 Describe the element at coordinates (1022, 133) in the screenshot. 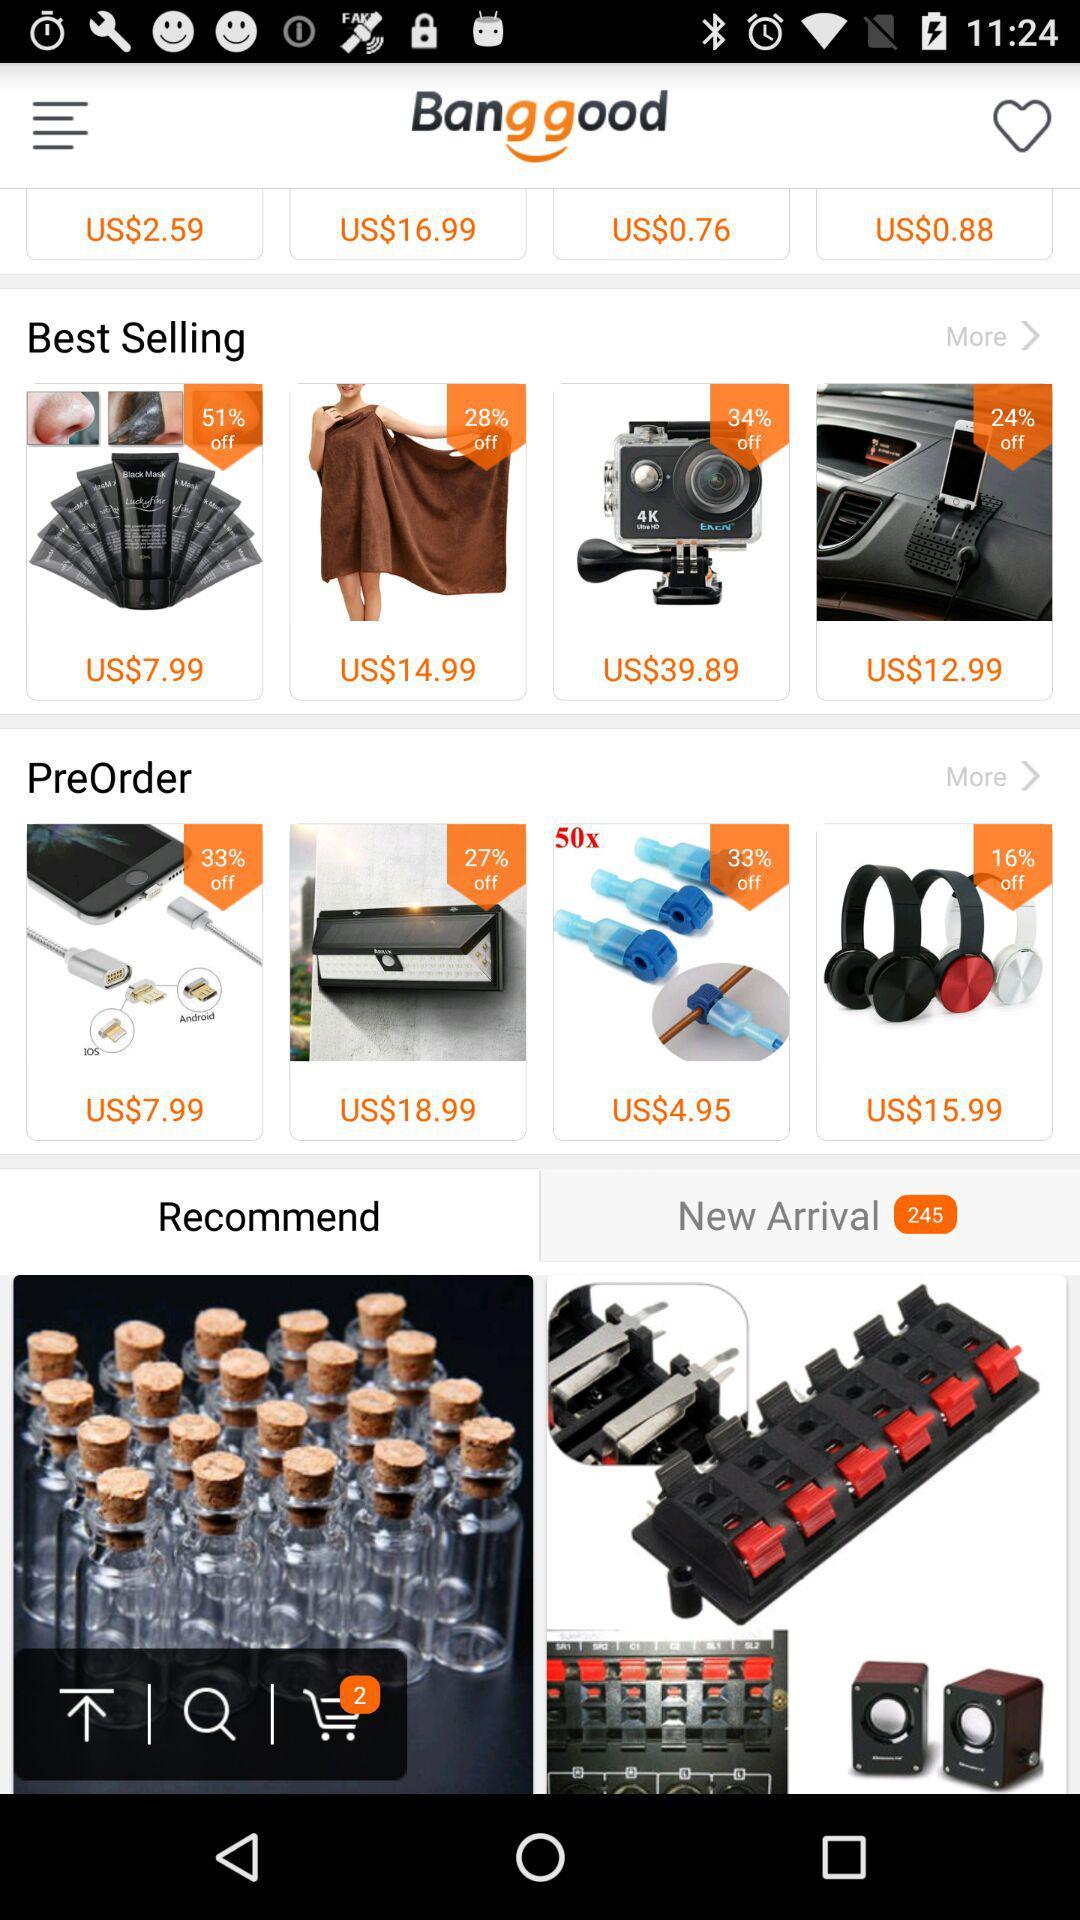

I see `the favorite icon` at that location.